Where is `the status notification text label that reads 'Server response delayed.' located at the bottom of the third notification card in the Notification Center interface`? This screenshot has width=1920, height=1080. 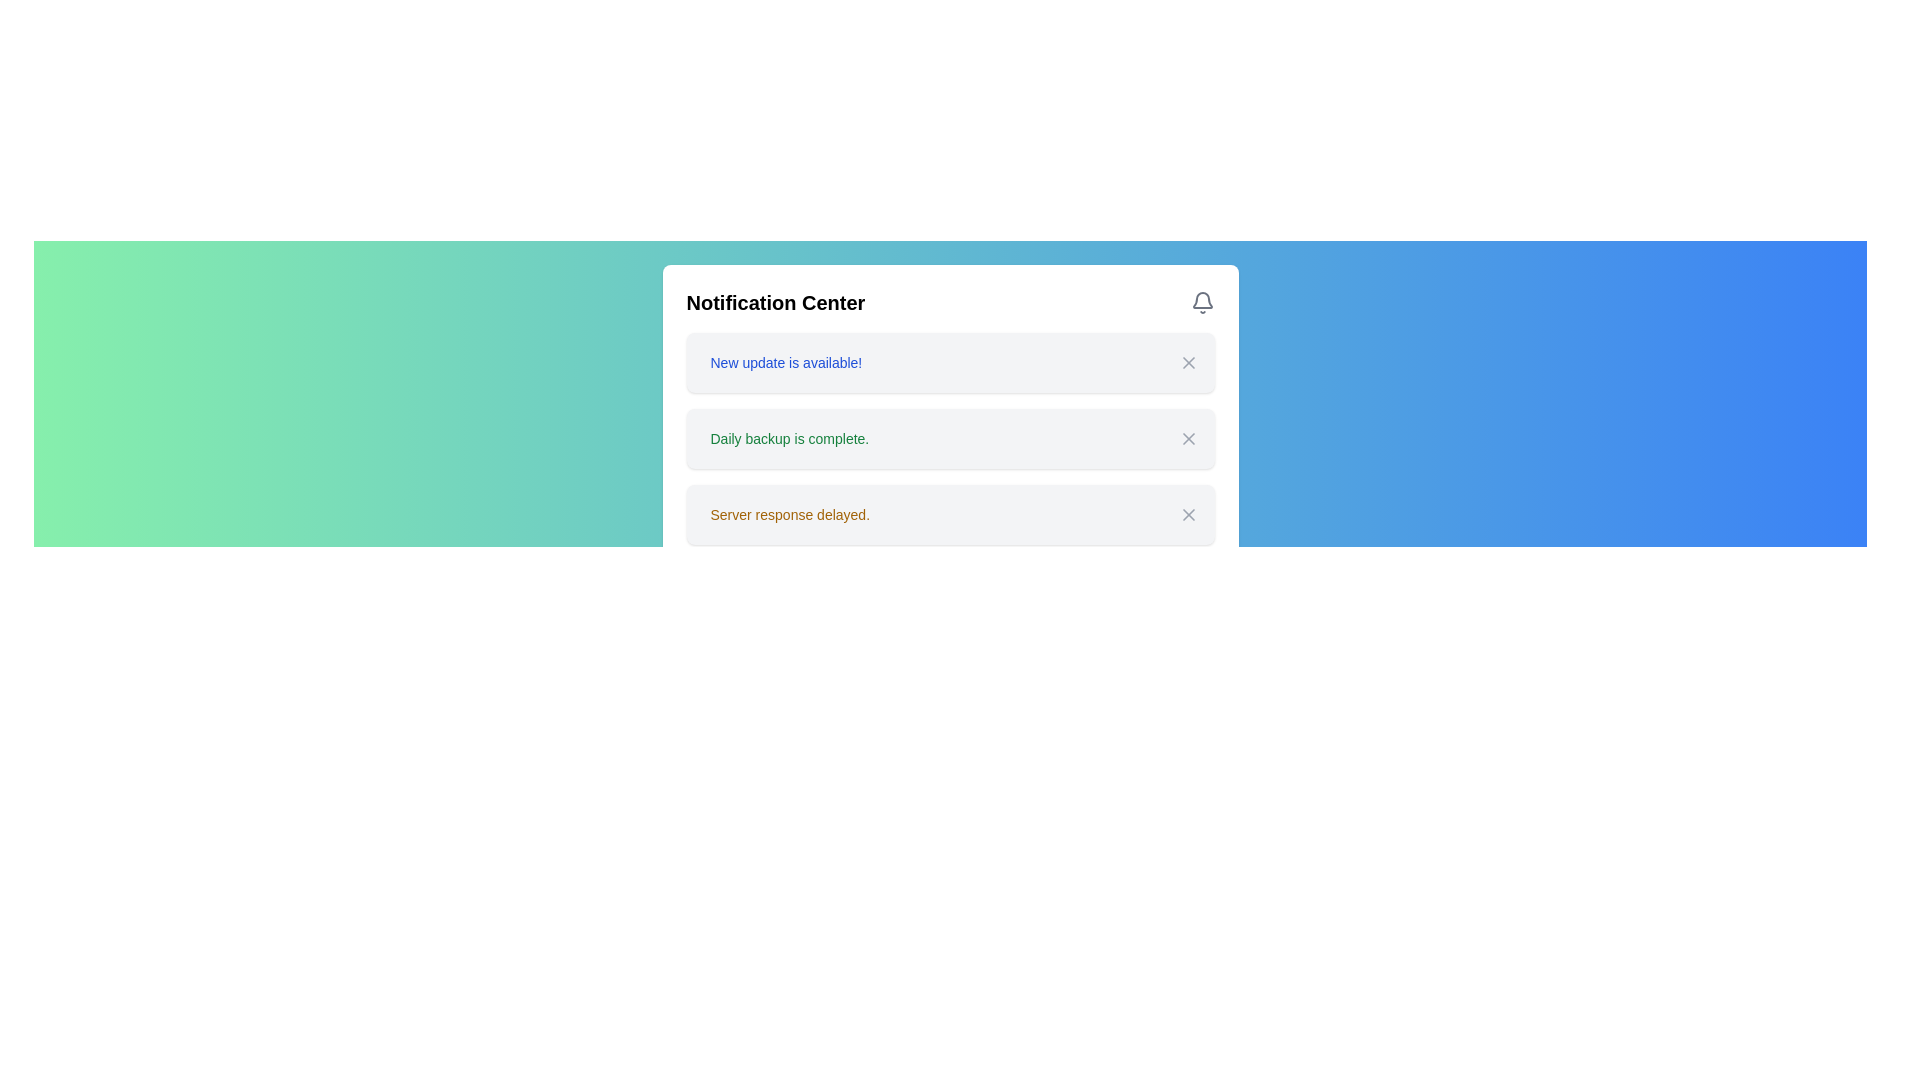 the status notification text label that reads 'Server response delayed.' located at the bottom of the third notification card in the Notification Center interface is located at coordinates (789, 514).